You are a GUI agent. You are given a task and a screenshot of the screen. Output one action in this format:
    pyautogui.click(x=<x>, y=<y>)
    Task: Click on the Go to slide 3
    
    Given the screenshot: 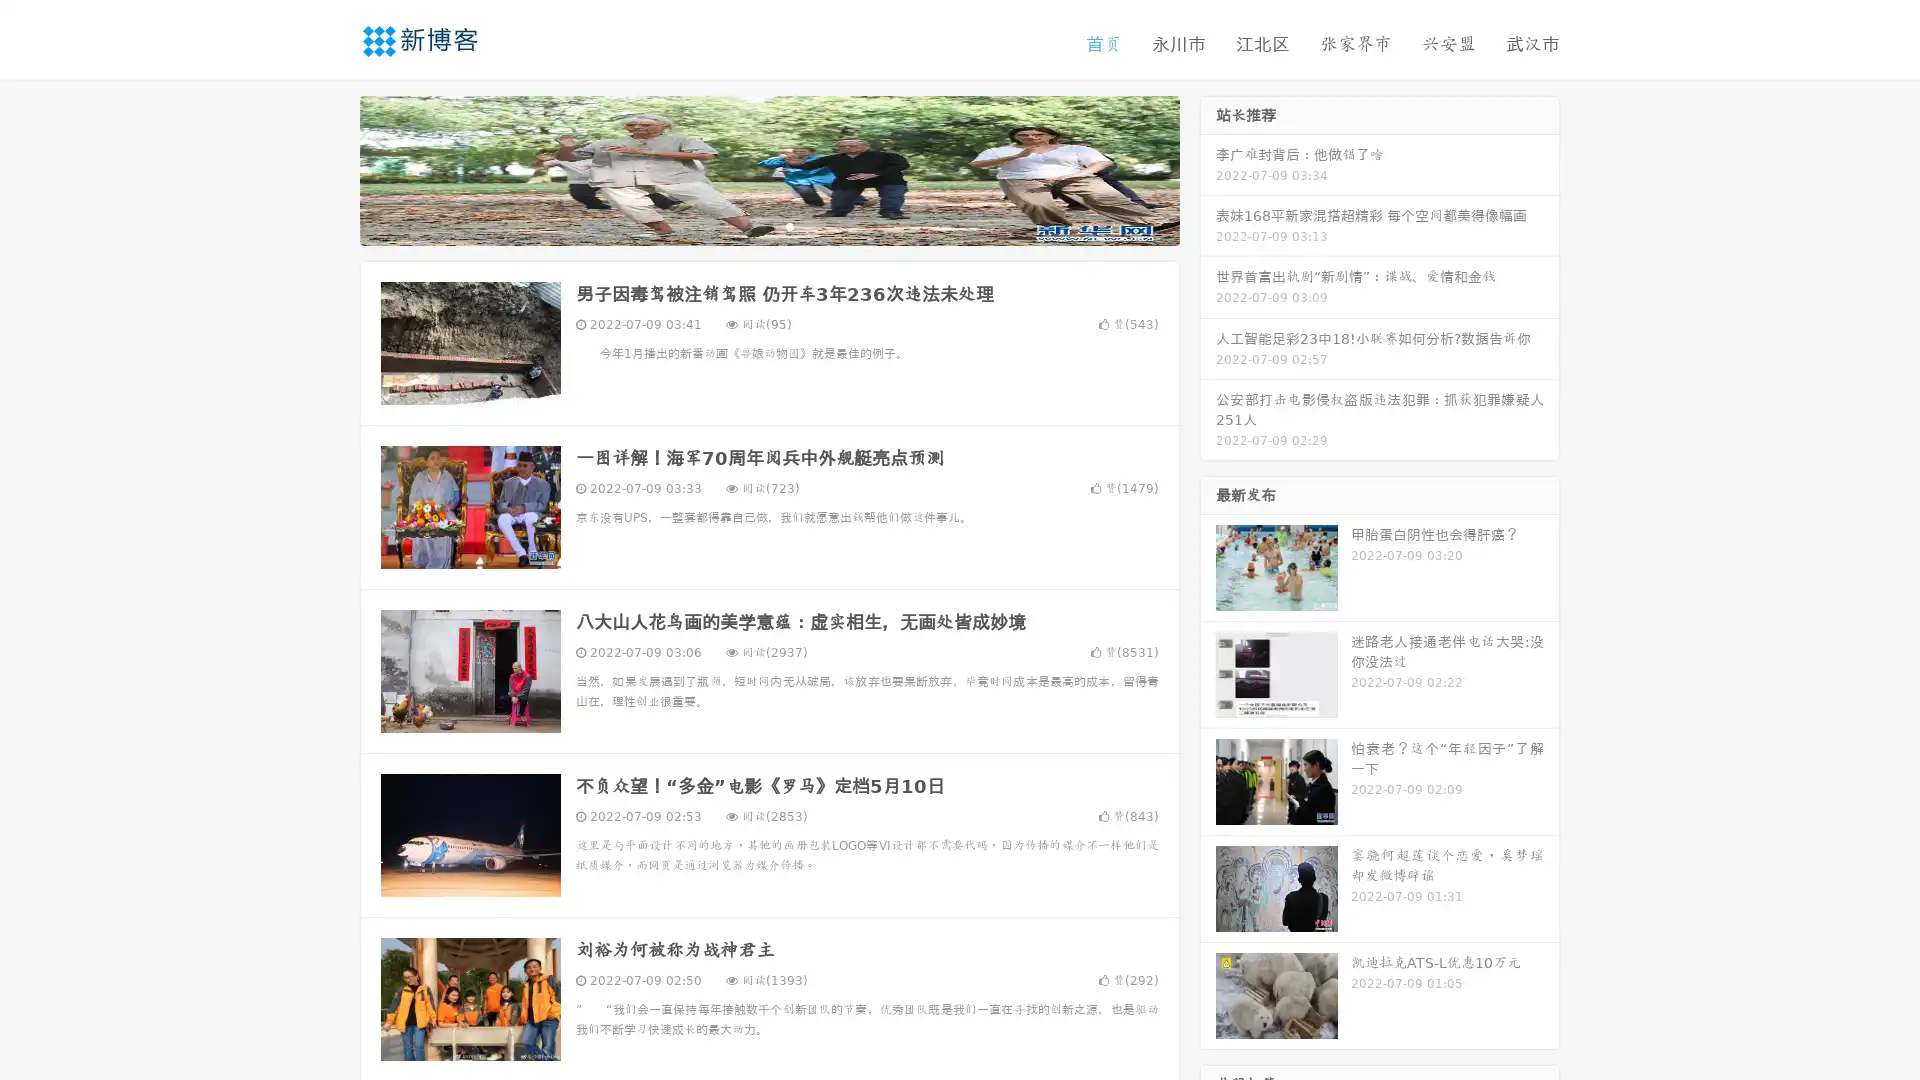 What is the action you would take?
    pyautogui.click(x=789, y=225)
    